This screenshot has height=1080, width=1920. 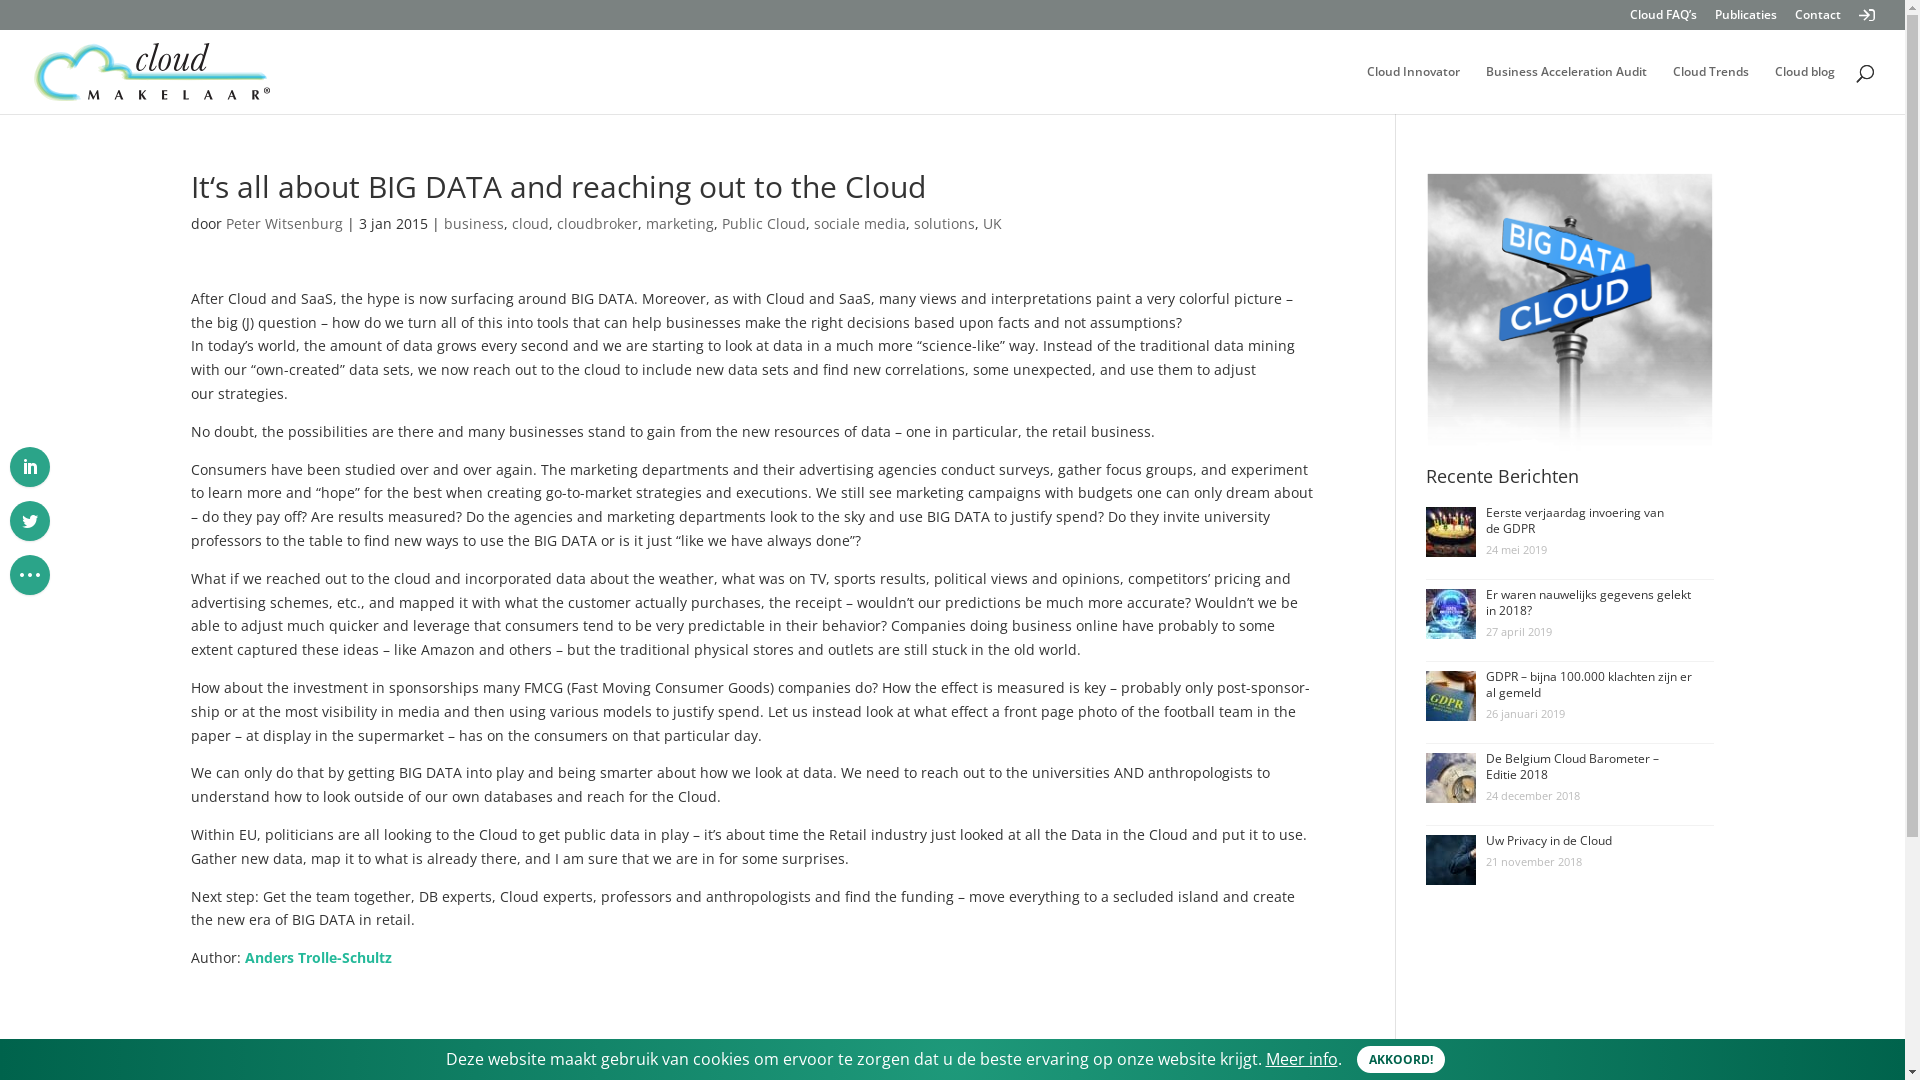 What do you see at coordinates (1301, 1058) in the screenshot?
I see `'Meer info'` at bounding box center [1301, 1058].